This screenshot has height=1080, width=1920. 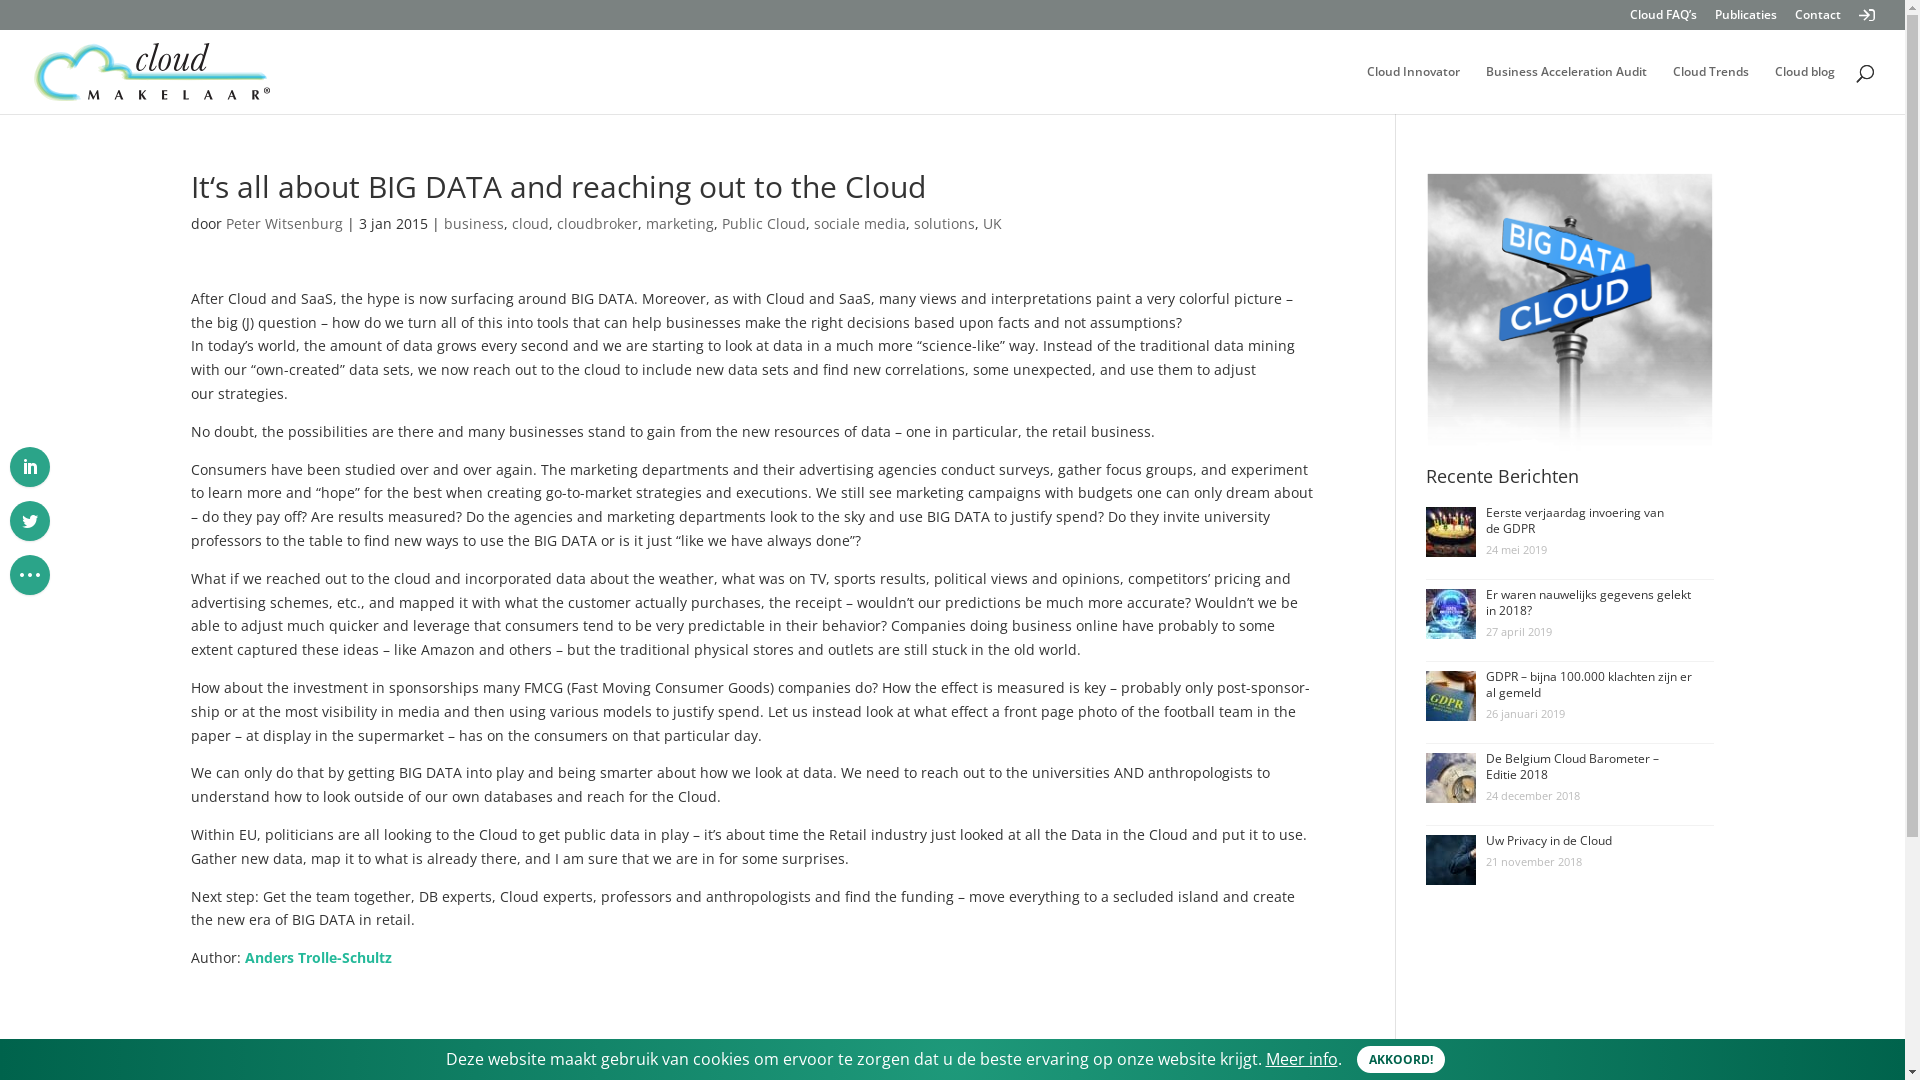 What do you see at coordinates (1301, 1058) in the screenshot?
I see `'Meer info'` at bounding box center [1301, 1058].